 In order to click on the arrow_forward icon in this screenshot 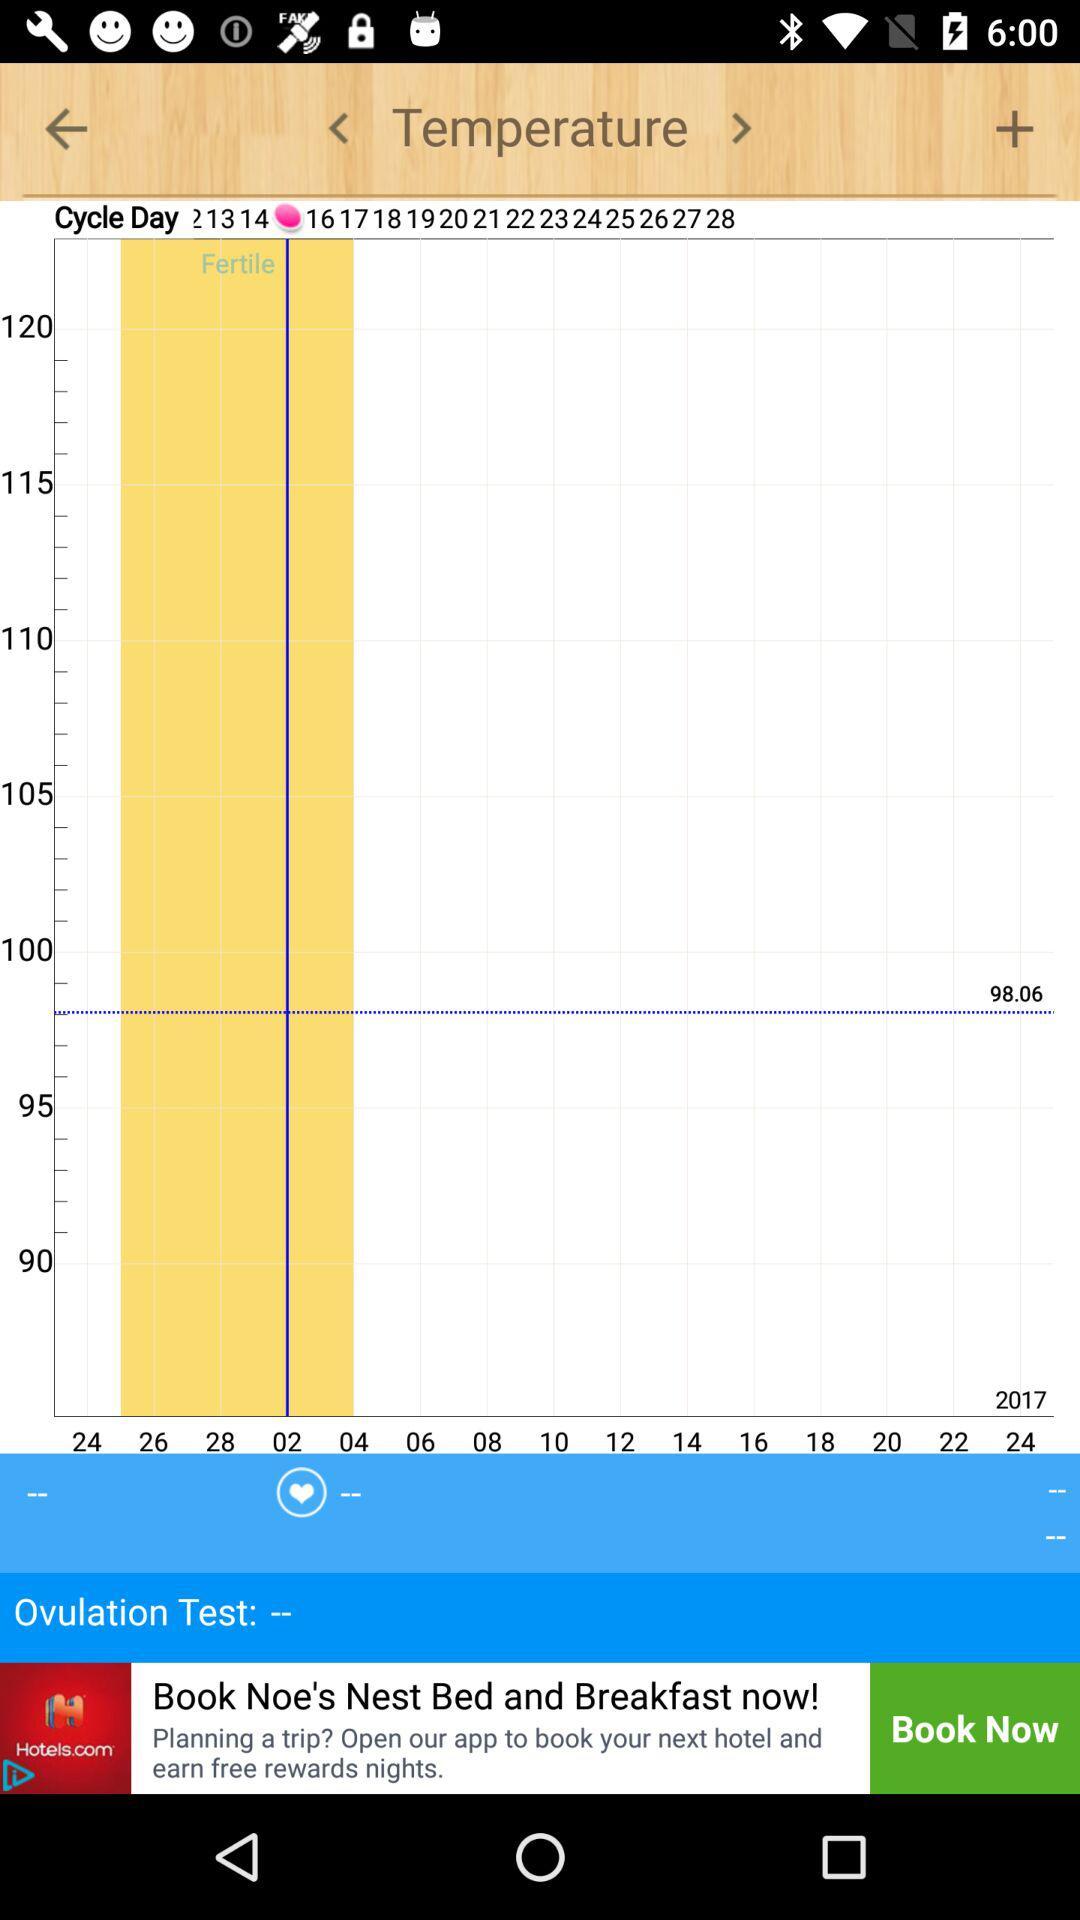, I will do `click(740, 127)`.